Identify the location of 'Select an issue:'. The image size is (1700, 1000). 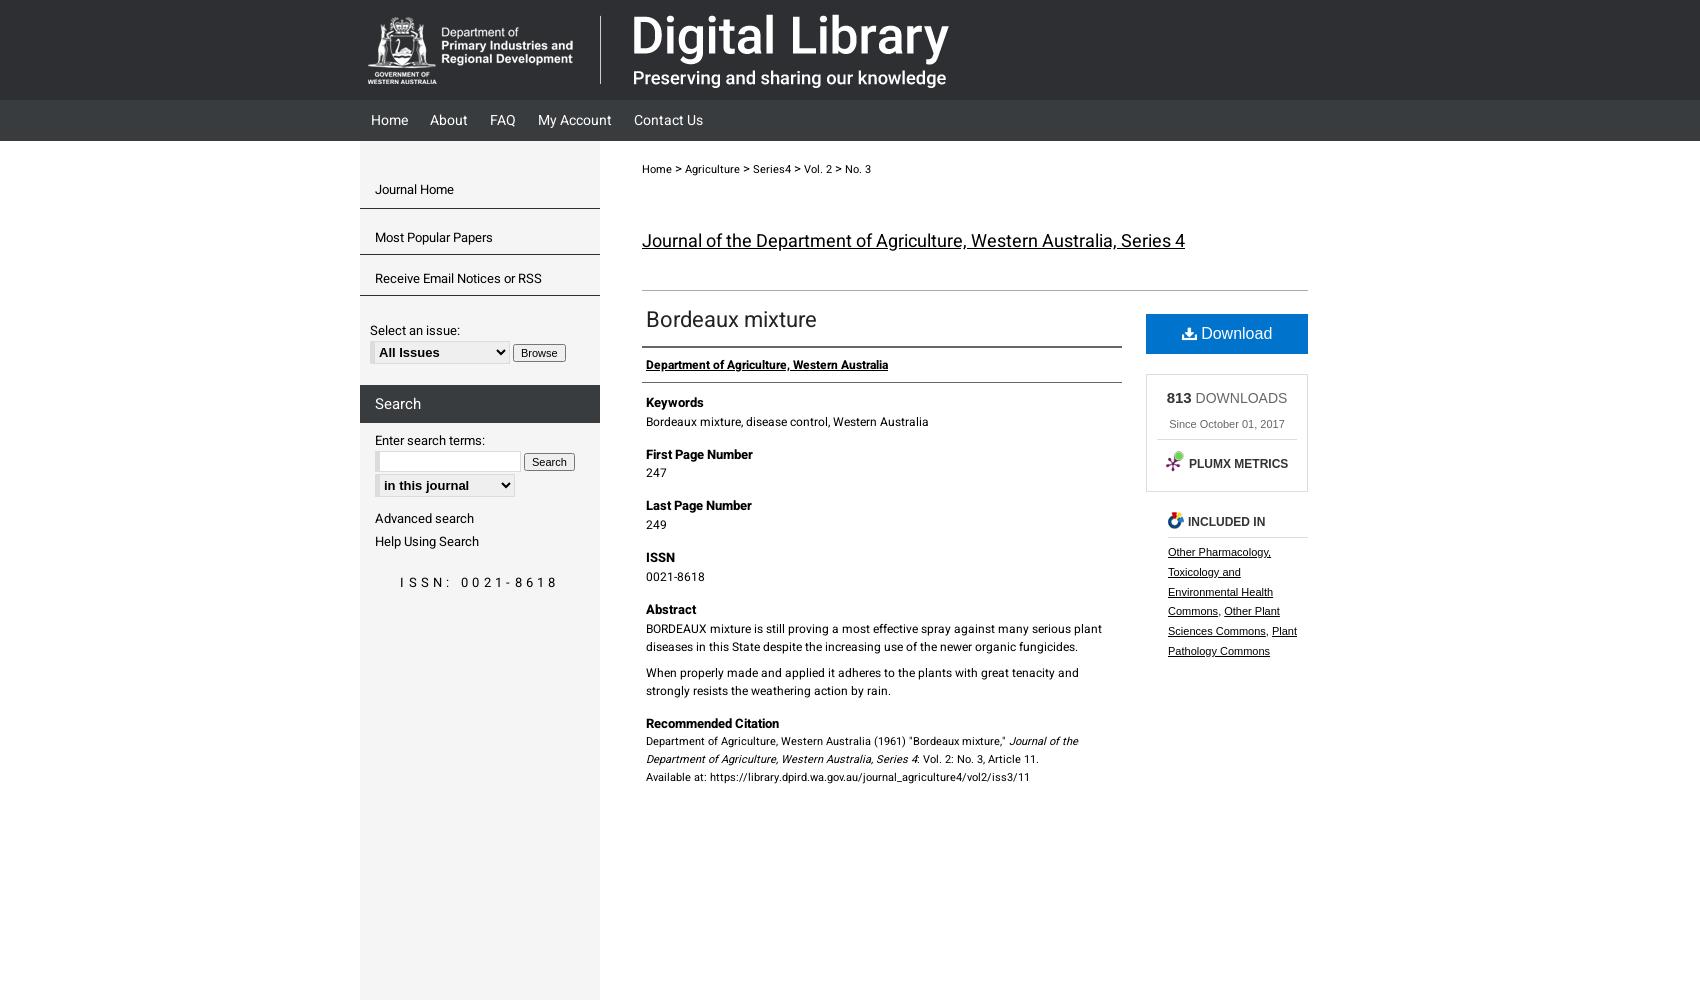
(368, 329).